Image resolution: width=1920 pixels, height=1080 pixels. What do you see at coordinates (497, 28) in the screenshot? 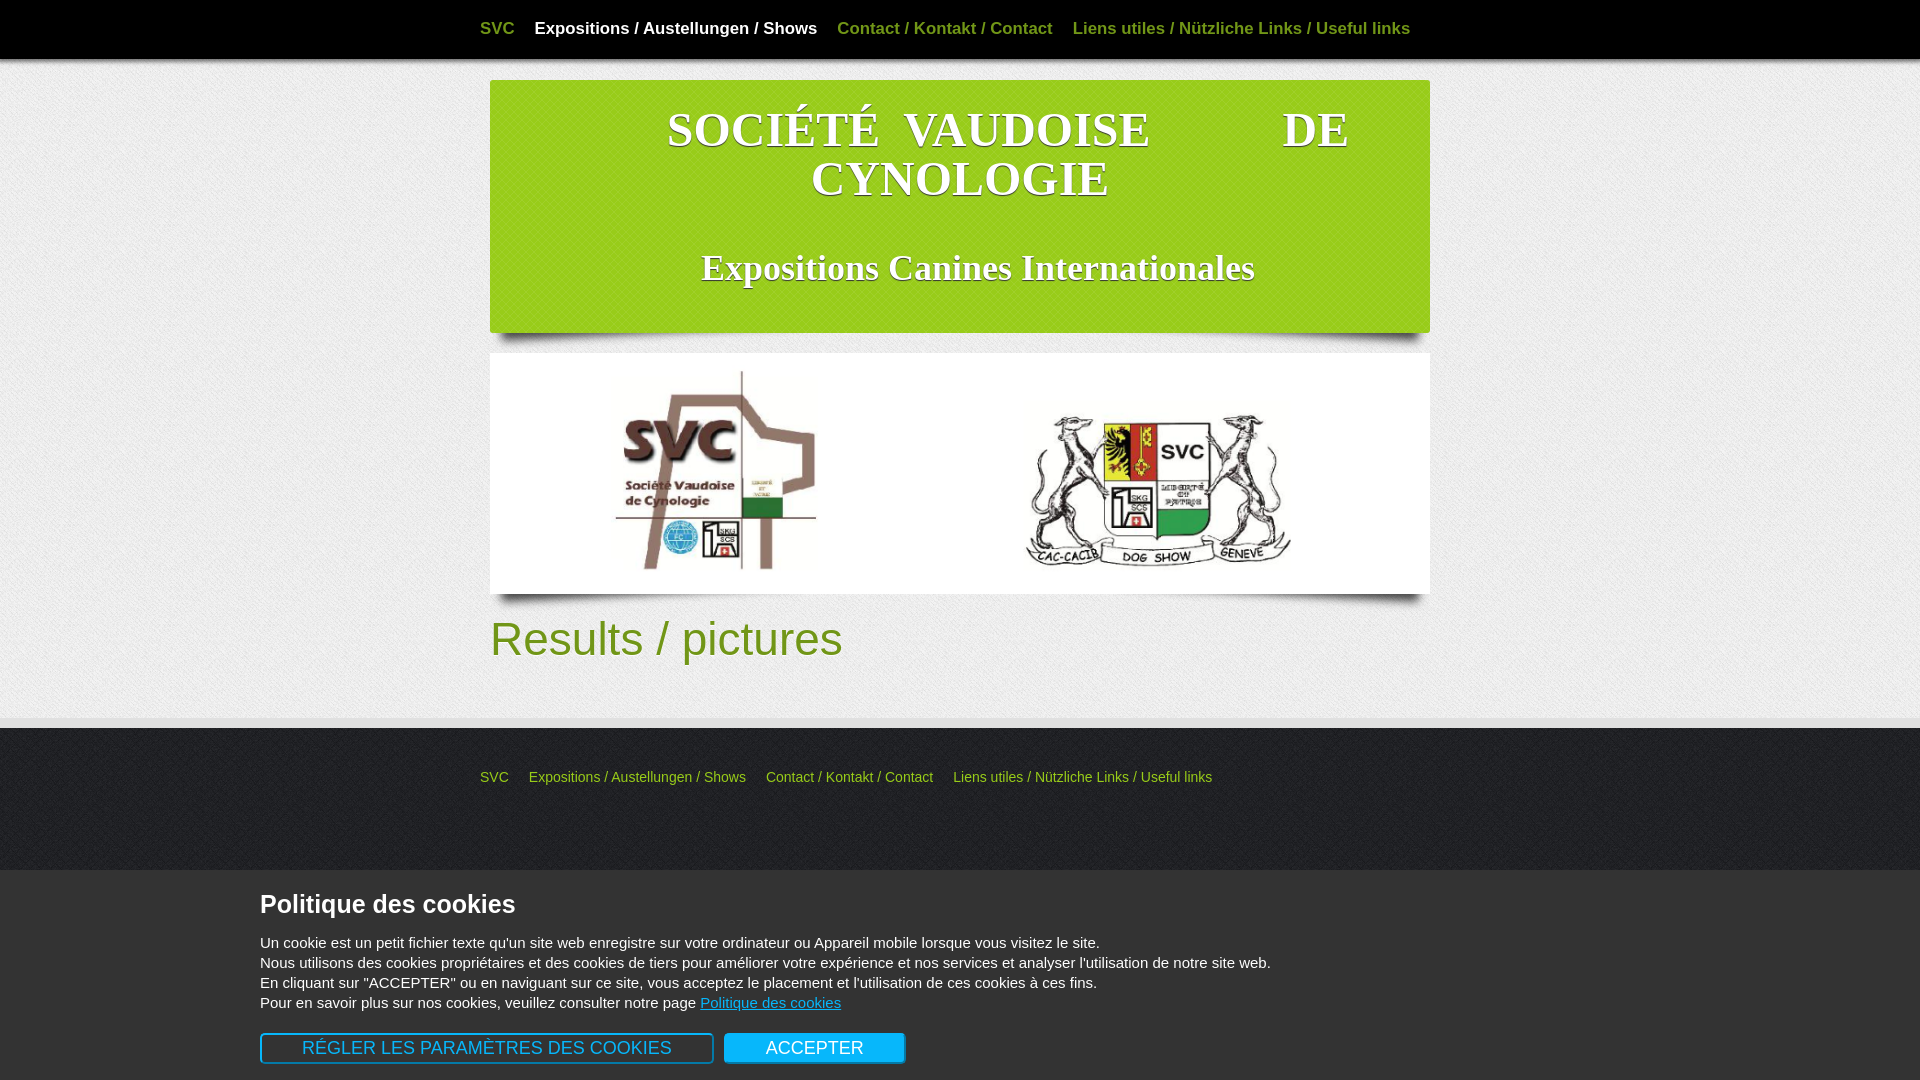
I see `'SVC'` at bounding box center [497, 28].